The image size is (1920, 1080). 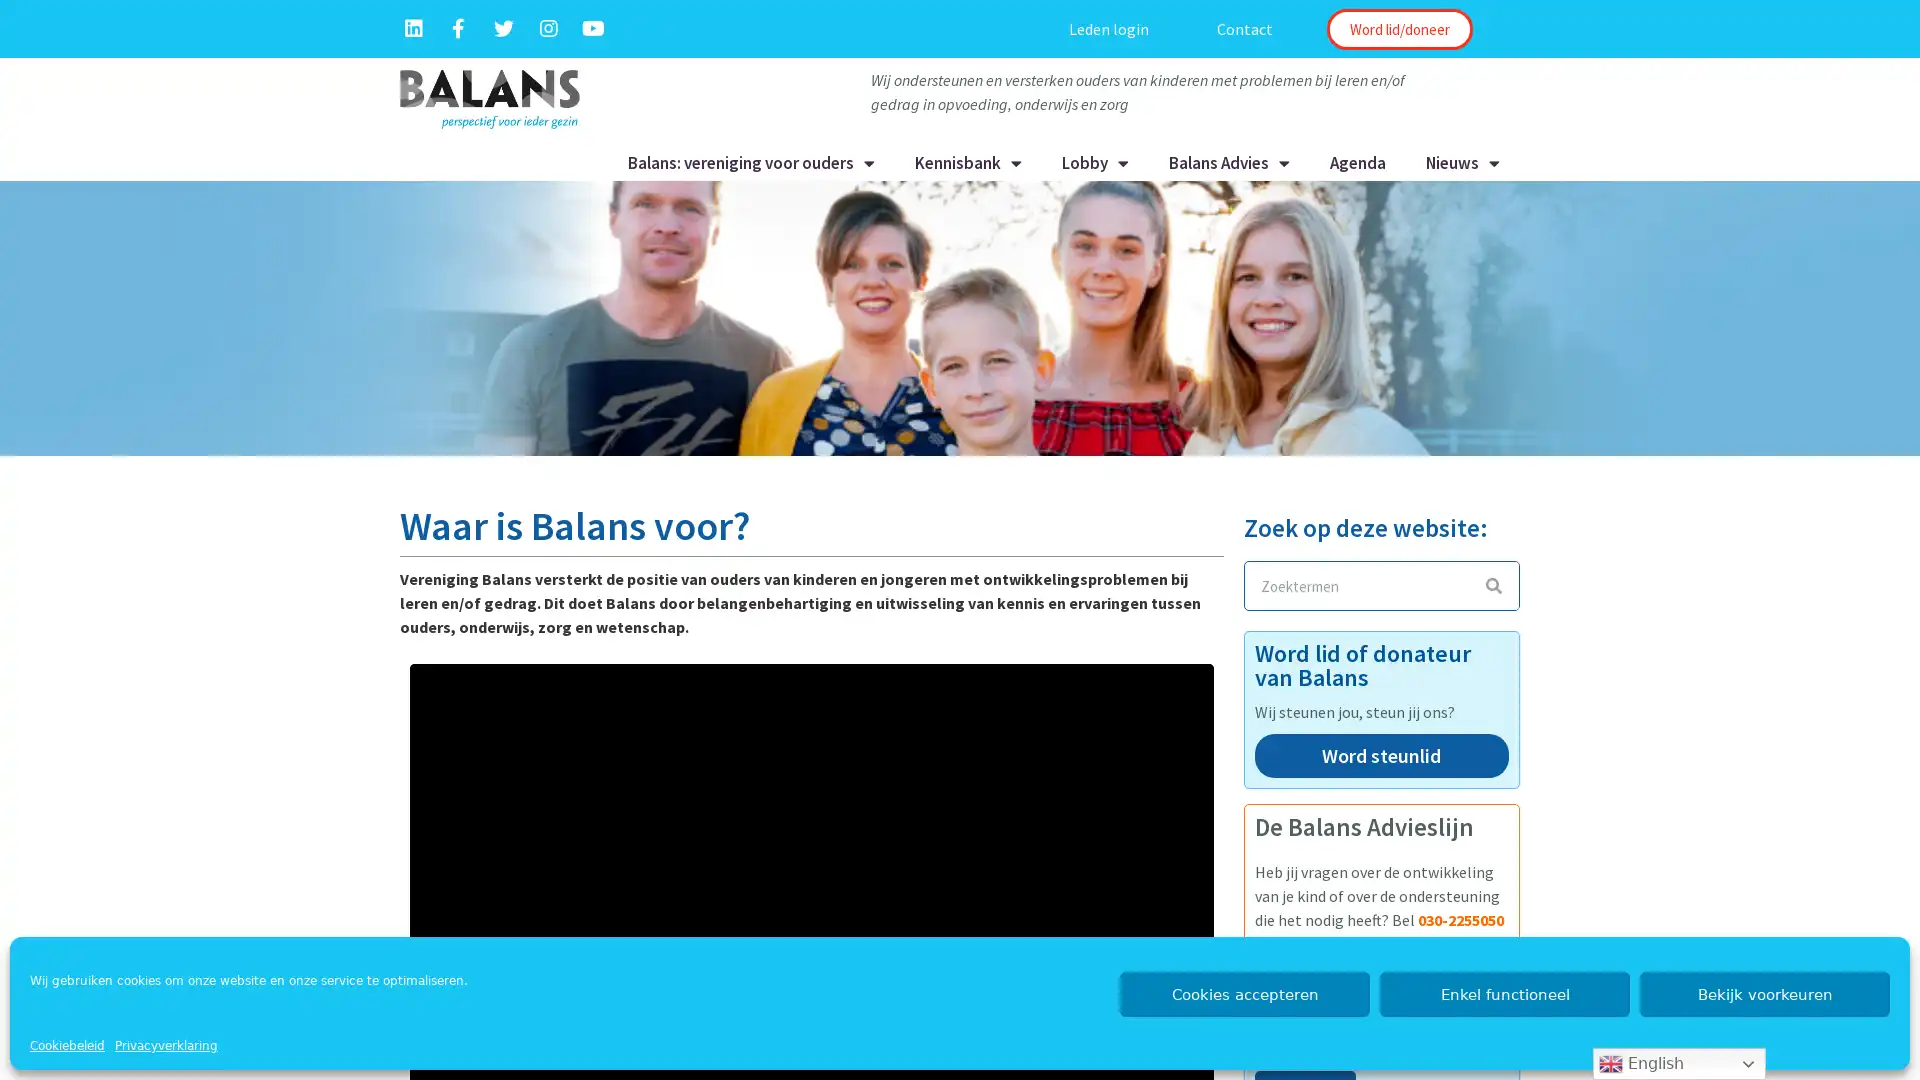 I want to click on Luister met de ReachDeck-werkbalk, so click(x=940, y=30).